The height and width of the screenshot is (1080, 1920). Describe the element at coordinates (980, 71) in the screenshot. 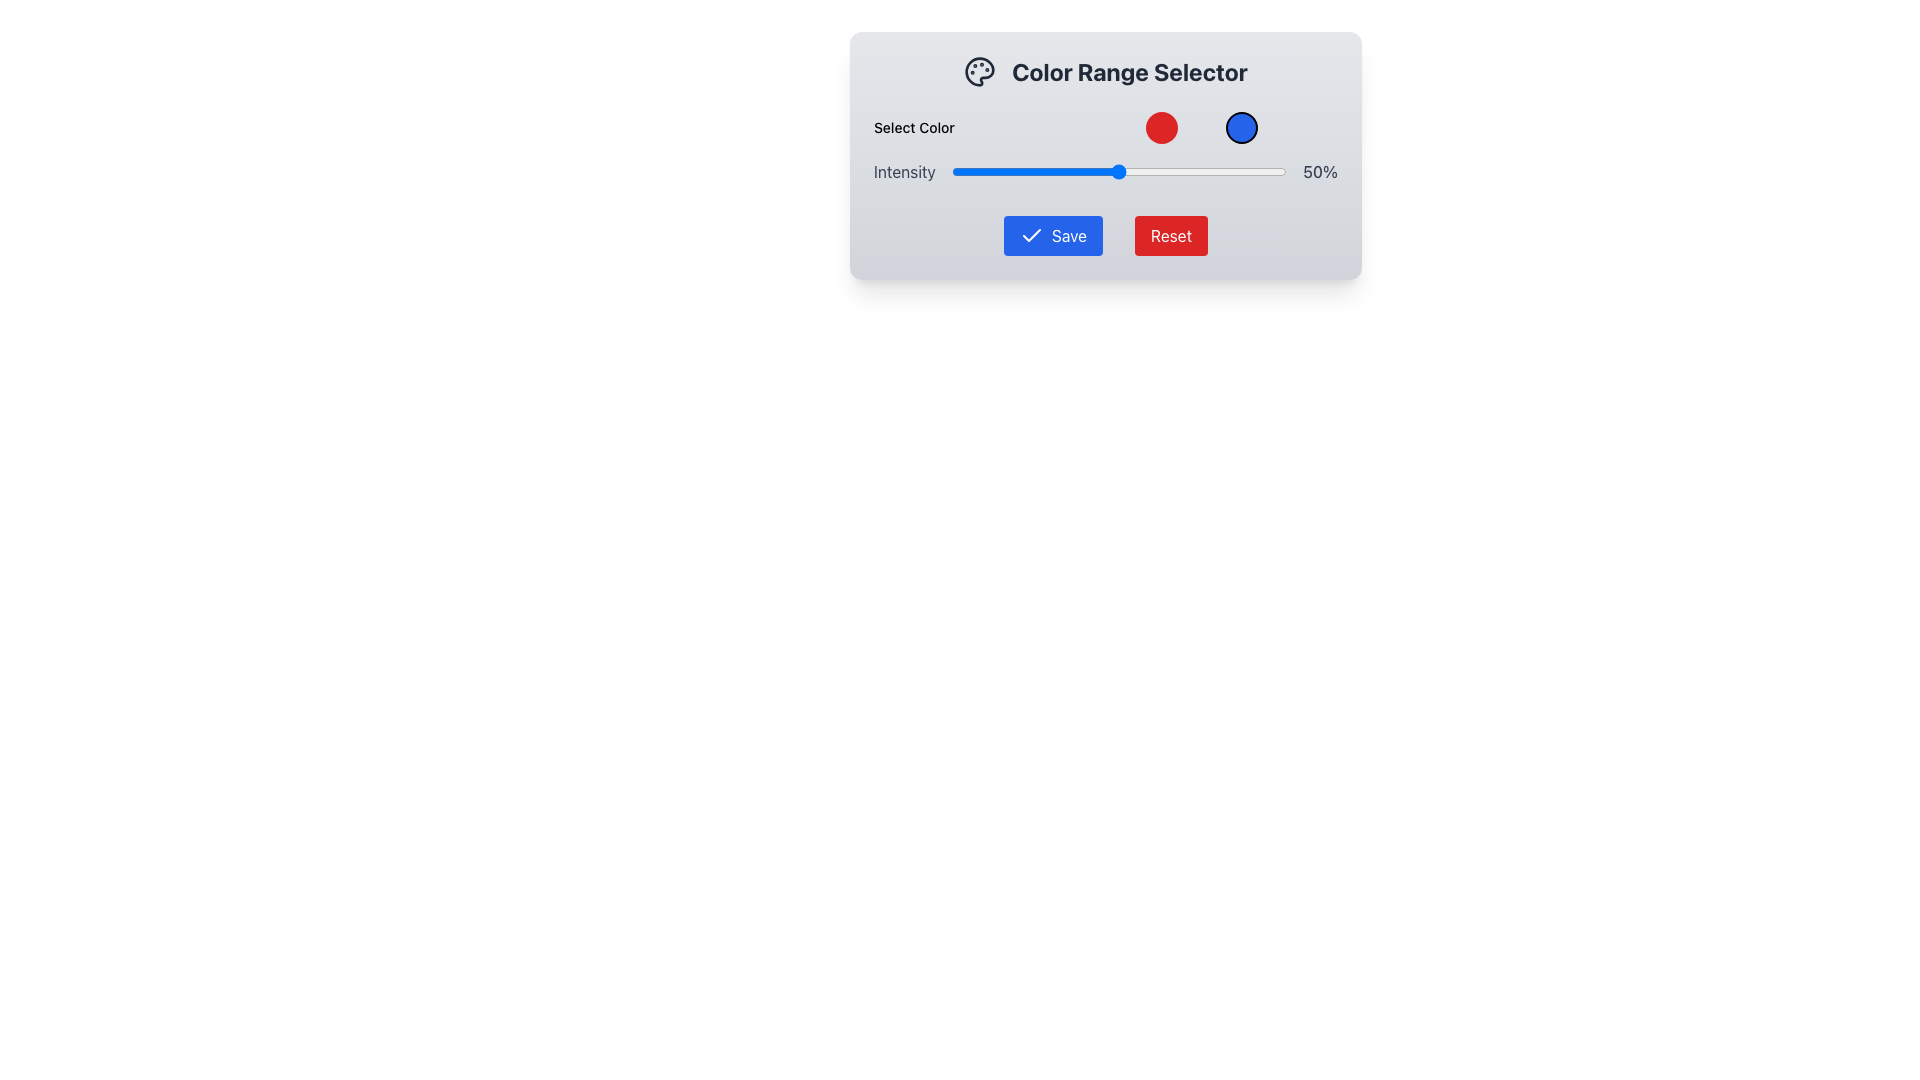

I see `the vector graphic that represents the main curved body of the palette within the Color Range Selector component's SVG icon` at that location.